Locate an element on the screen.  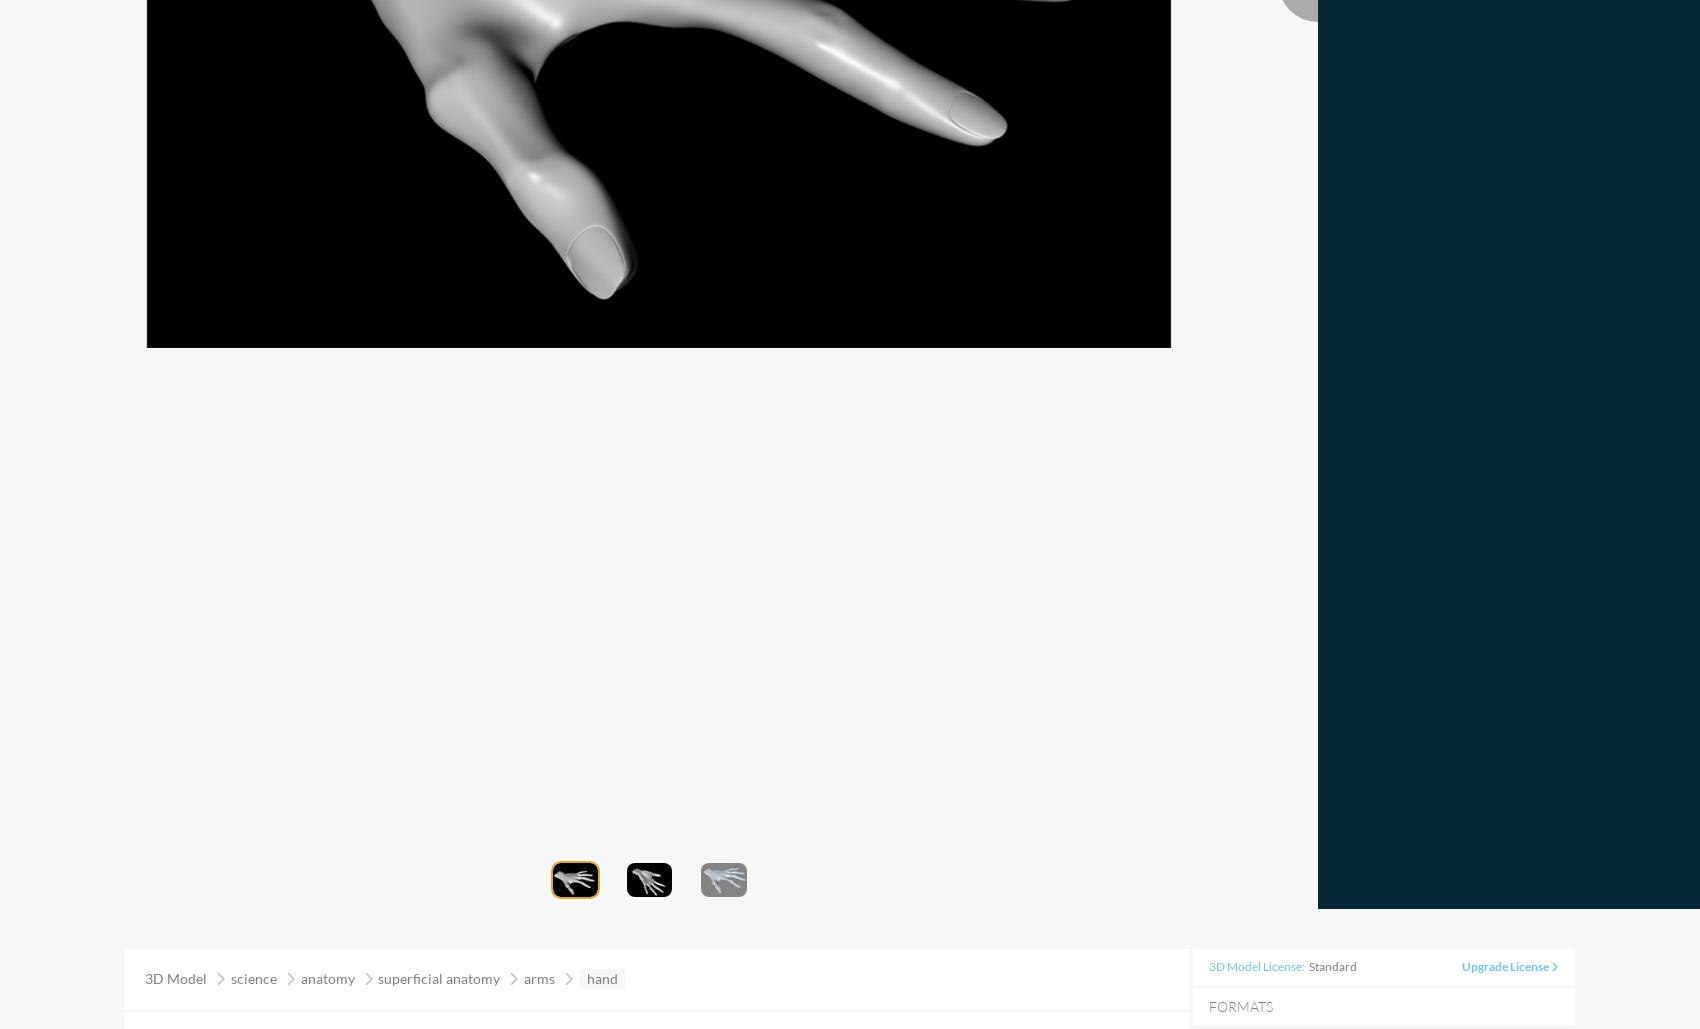
'3D Model' is located at coordinates (176, 977).